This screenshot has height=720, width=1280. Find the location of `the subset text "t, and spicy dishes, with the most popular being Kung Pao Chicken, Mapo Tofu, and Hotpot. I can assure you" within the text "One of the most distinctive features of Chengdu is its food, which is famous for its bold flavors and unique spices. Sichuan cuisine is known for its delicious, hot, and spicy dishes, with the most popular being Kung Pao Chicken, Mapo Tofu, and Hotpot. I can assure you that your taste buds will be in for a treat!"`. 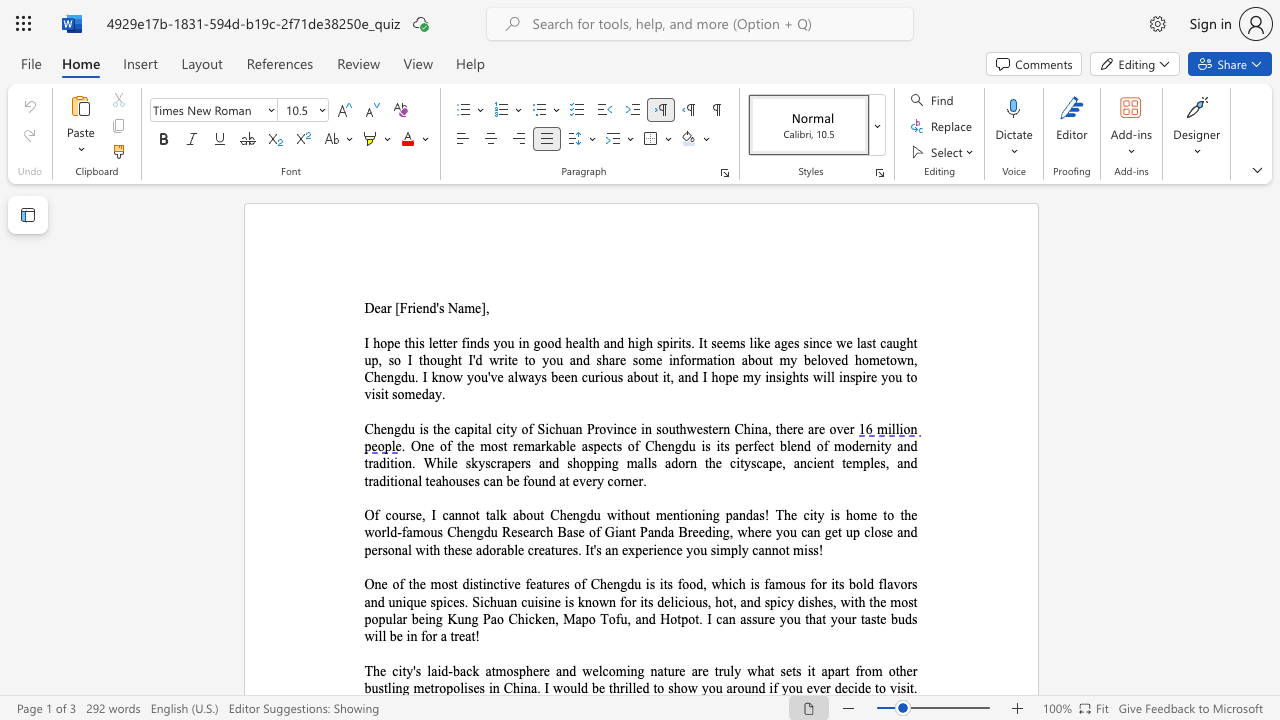

the subset text "t, and spicy dishes, with the most popular being Kung Pao Chicken, Mapo Tofu, and Hotpot. I can assure you" within the text "One of the most distinctive features of Chengdu is its food, which is famous for its bold flavors and unique spices. Sichuan cuisine is known for its delicious, hot, and spicy dishes, with the most popular being Kung Pao Chicken, Mapo Tofu, and Hotpot. I can assure you that your taste buds will be in for a treat!" is located at coordinates (728, 600).